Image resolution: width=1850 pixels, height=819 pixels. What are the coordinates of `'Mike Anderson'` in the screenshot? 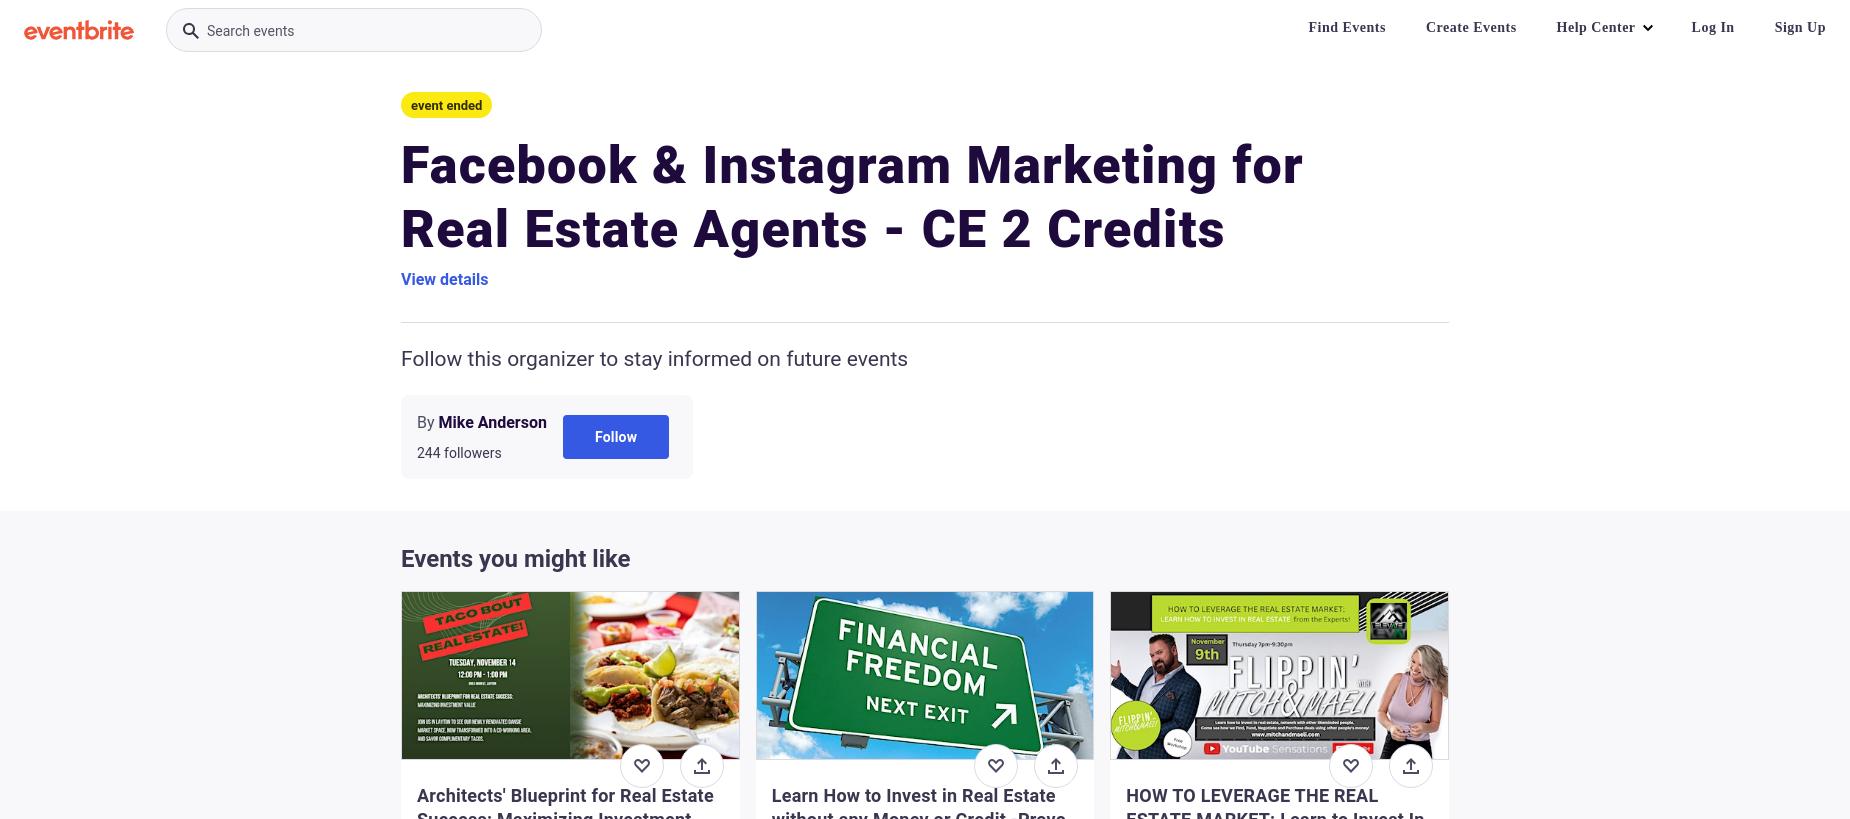 It's located at (491, 422).